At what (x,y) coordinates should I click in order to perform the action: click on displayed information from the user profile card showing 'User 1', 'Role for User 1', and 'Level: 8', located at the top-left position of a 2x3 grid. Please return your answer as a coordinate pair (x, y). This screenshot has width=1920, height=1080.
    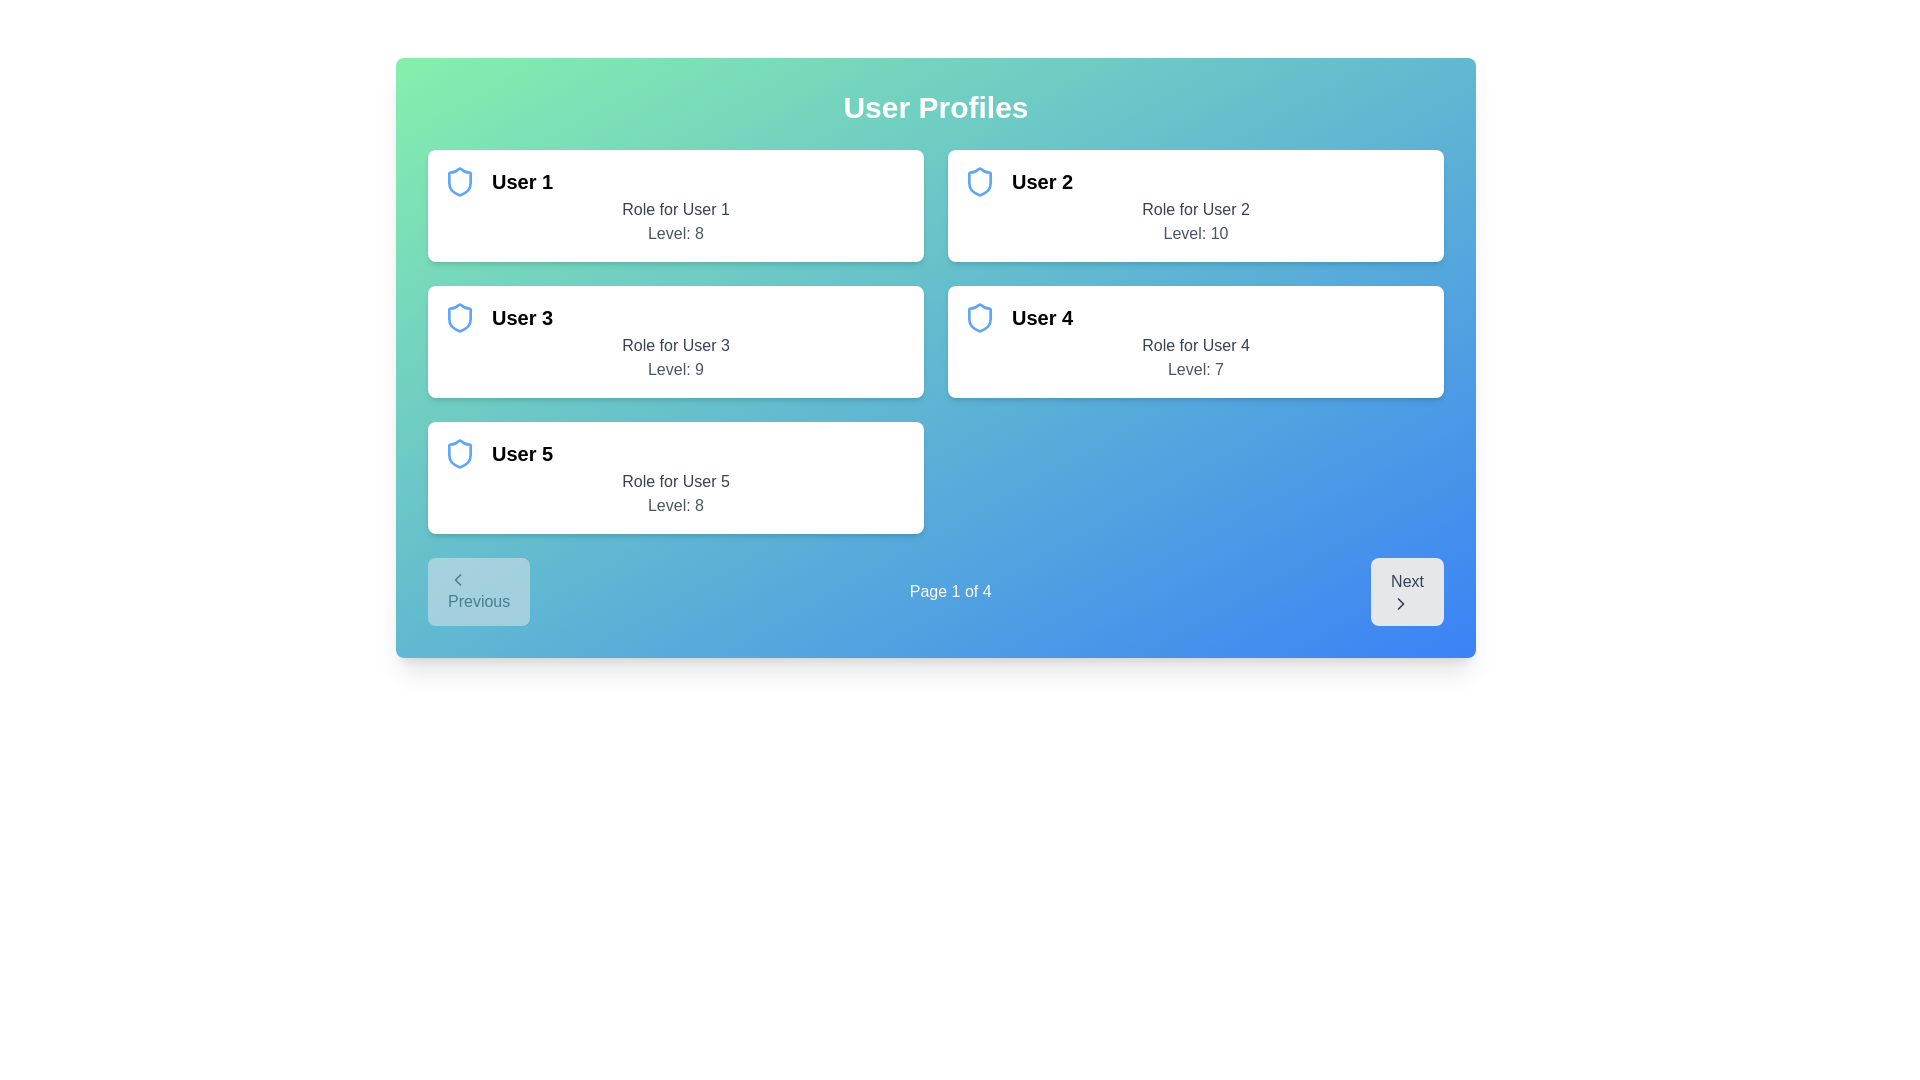
    Looking at the image, I should click on (676, 205).